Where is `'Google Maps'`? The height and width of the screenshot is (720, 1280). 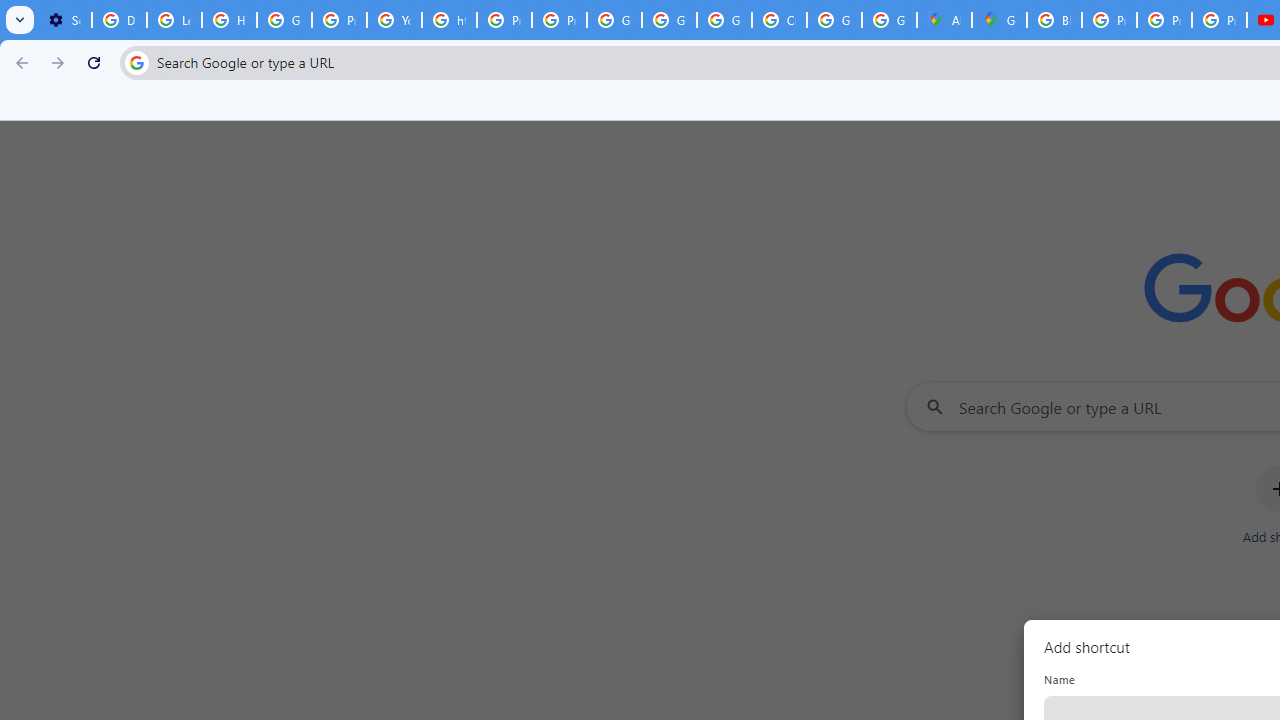 'Google Maps' is located at coordinates (999, 20).